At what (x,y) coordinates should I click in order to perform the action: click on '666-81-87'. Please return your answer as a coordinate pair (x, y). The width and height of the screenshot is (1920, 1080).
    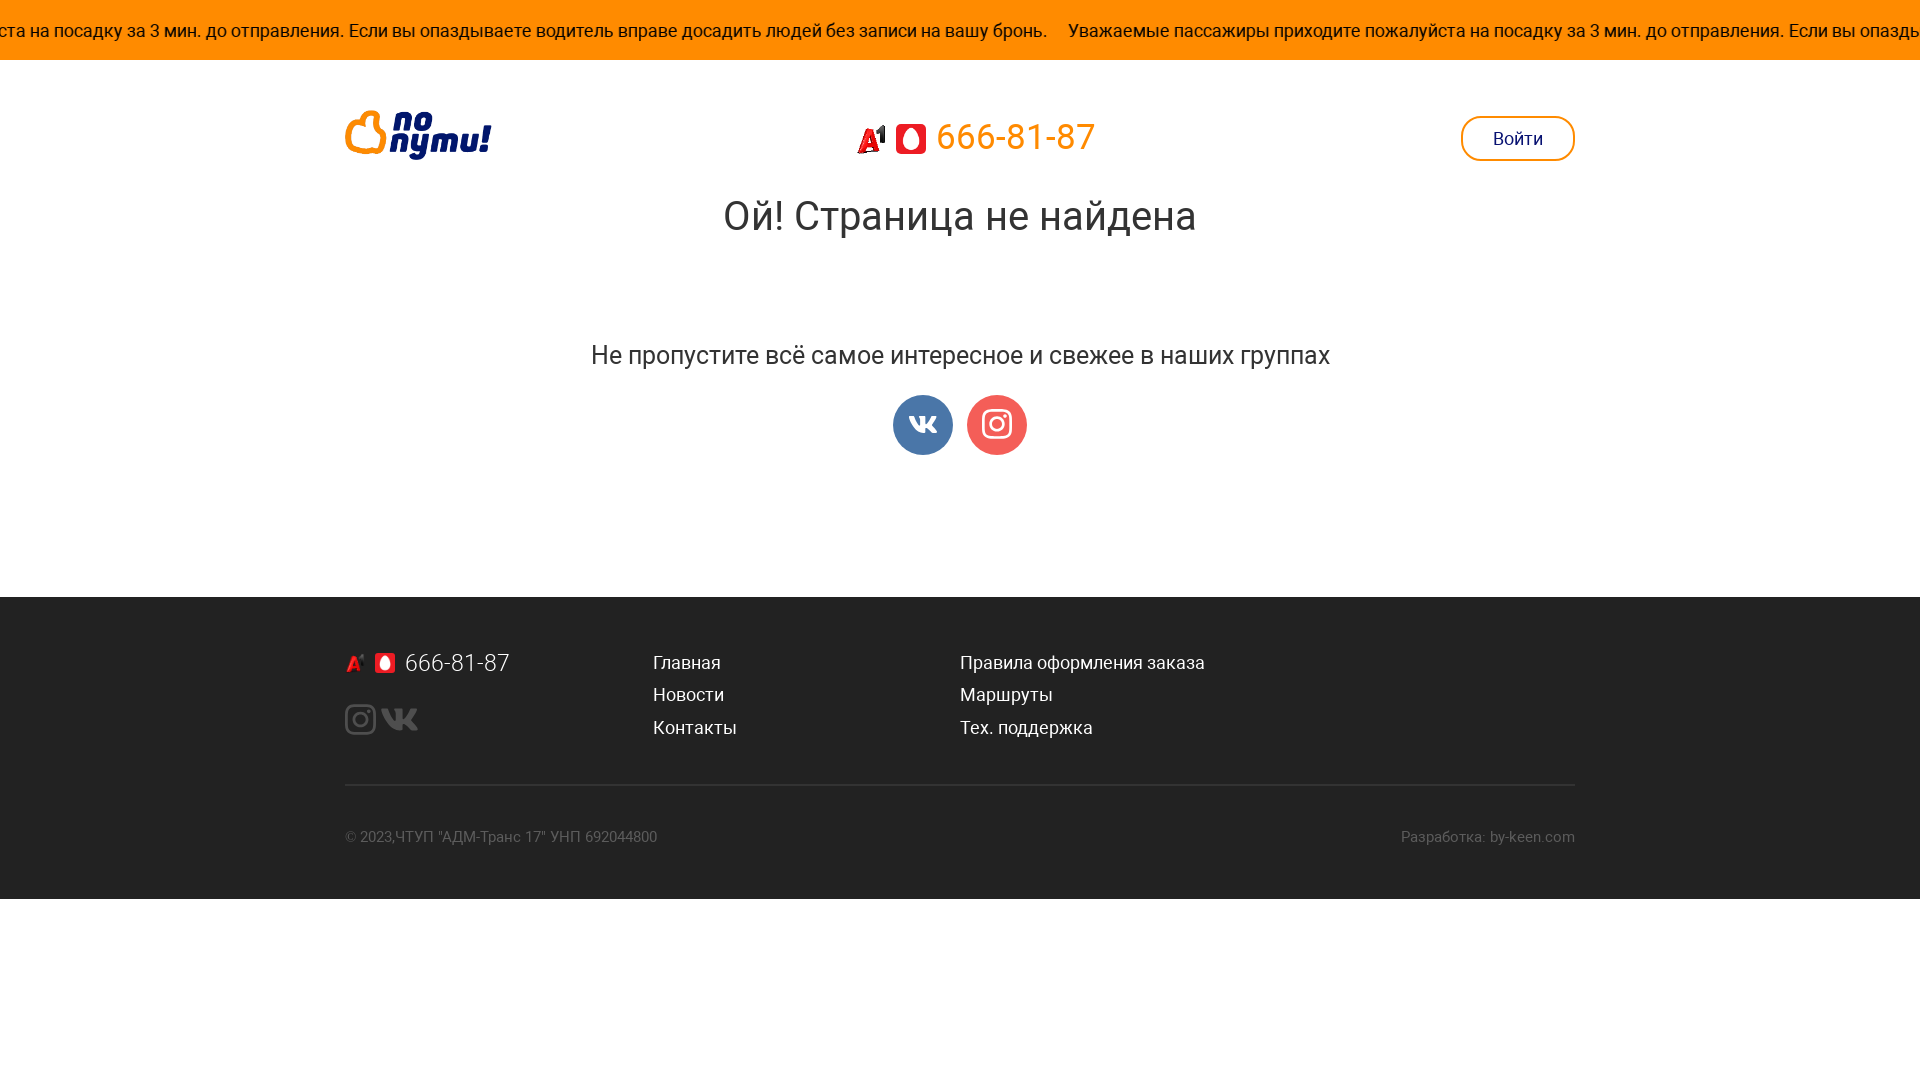
    Looking at the image, I should click on (975, 137).